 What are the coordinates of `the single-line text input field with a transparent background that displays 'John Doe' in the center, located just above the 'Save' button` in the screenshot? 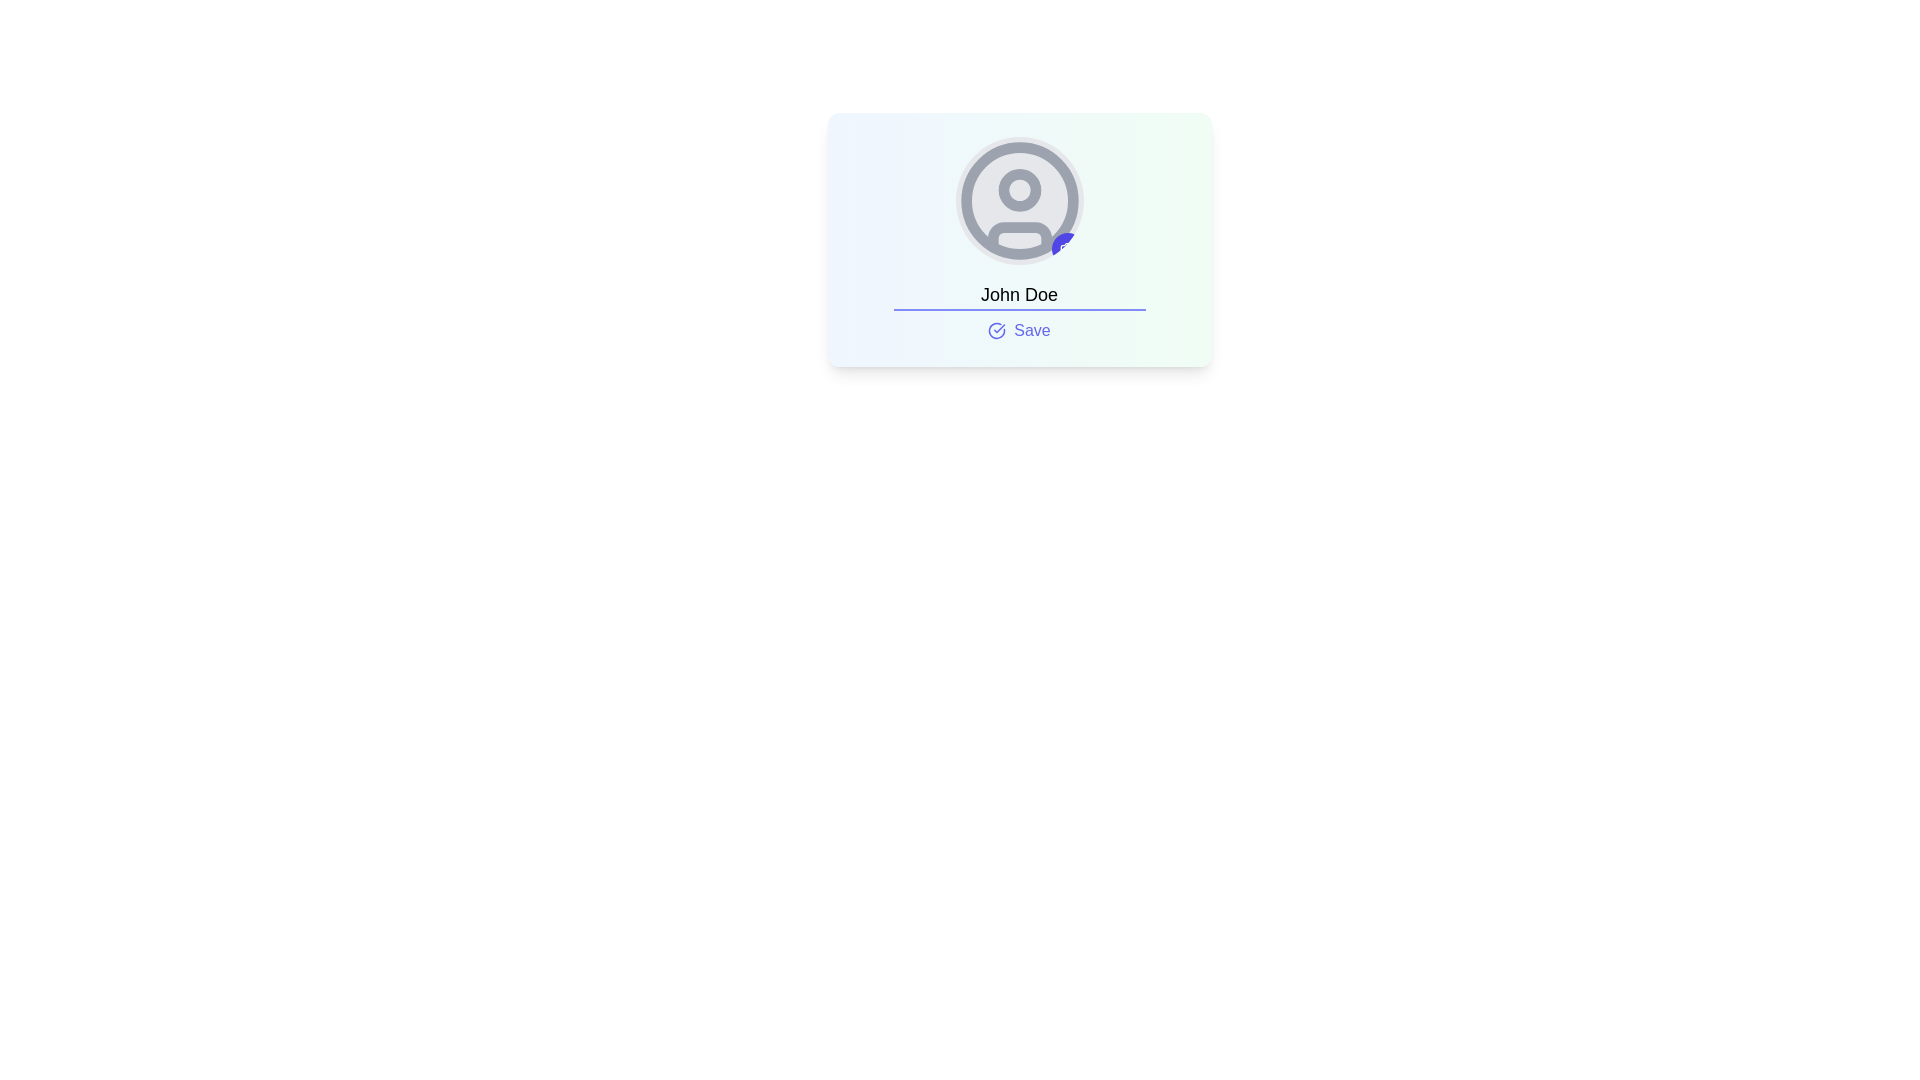 It's located at (1019, 296).